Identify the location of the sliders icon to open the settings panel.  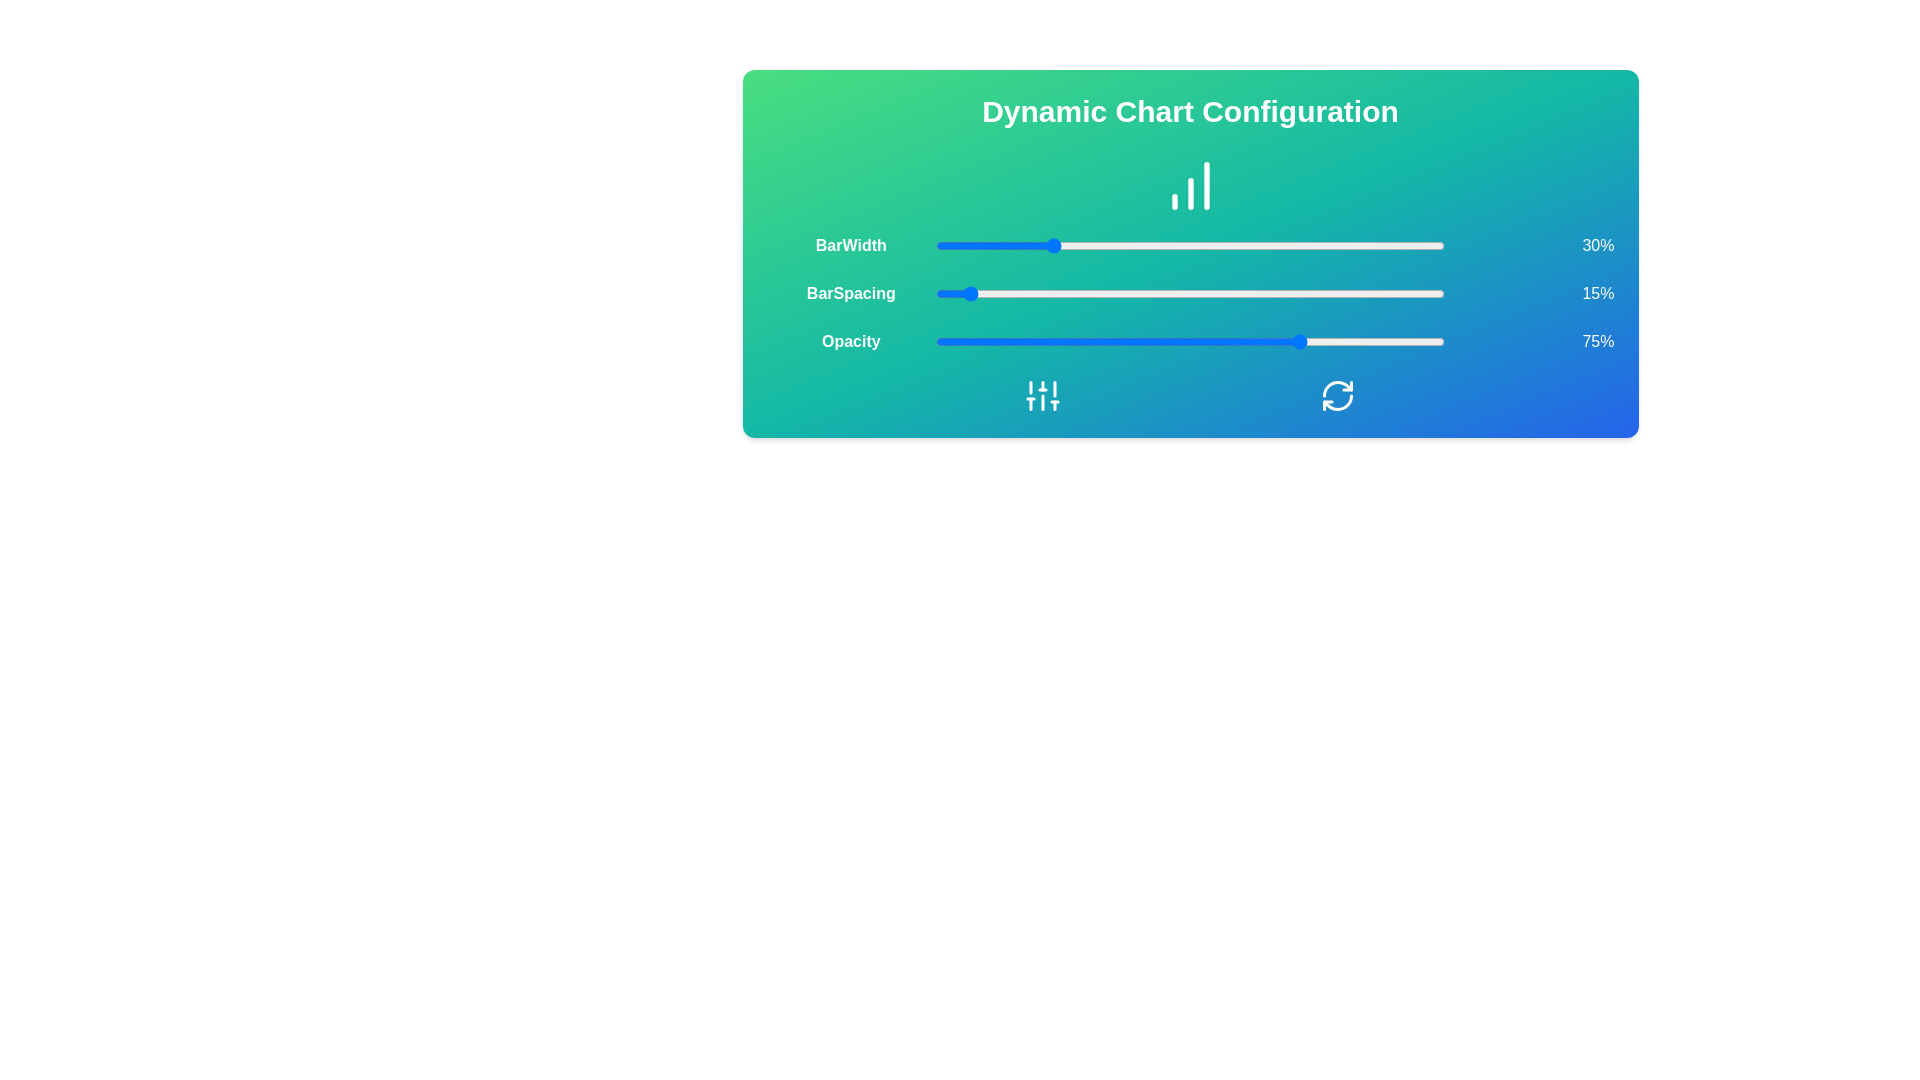
(1041, 396).